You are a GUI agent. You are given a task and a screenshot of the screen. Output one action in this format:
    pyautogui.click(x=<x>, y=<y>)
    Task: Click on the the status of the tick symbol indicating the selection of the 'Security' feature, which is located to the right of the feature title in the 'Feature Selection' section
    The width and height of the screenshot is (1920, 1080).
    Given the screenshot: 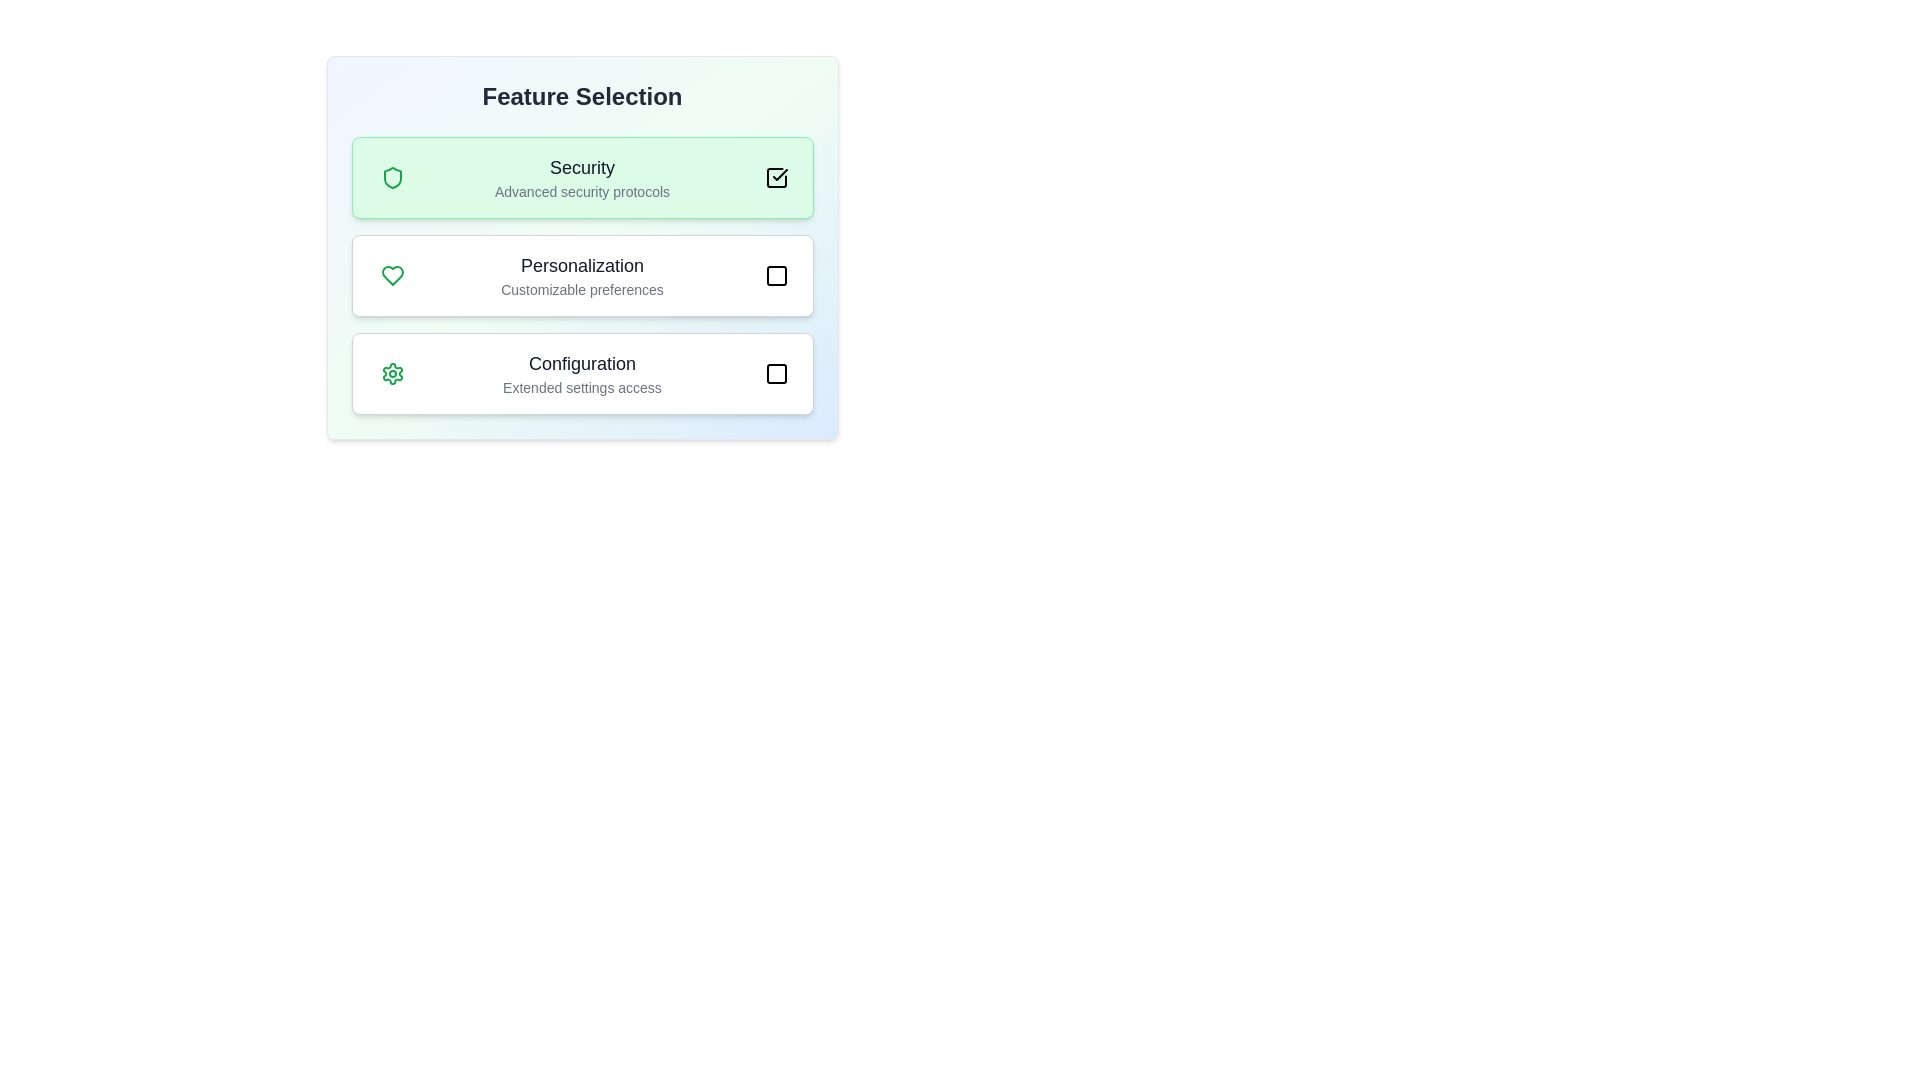 What is the action you would take?
    pyautogui.click(x=775, y=176)
    